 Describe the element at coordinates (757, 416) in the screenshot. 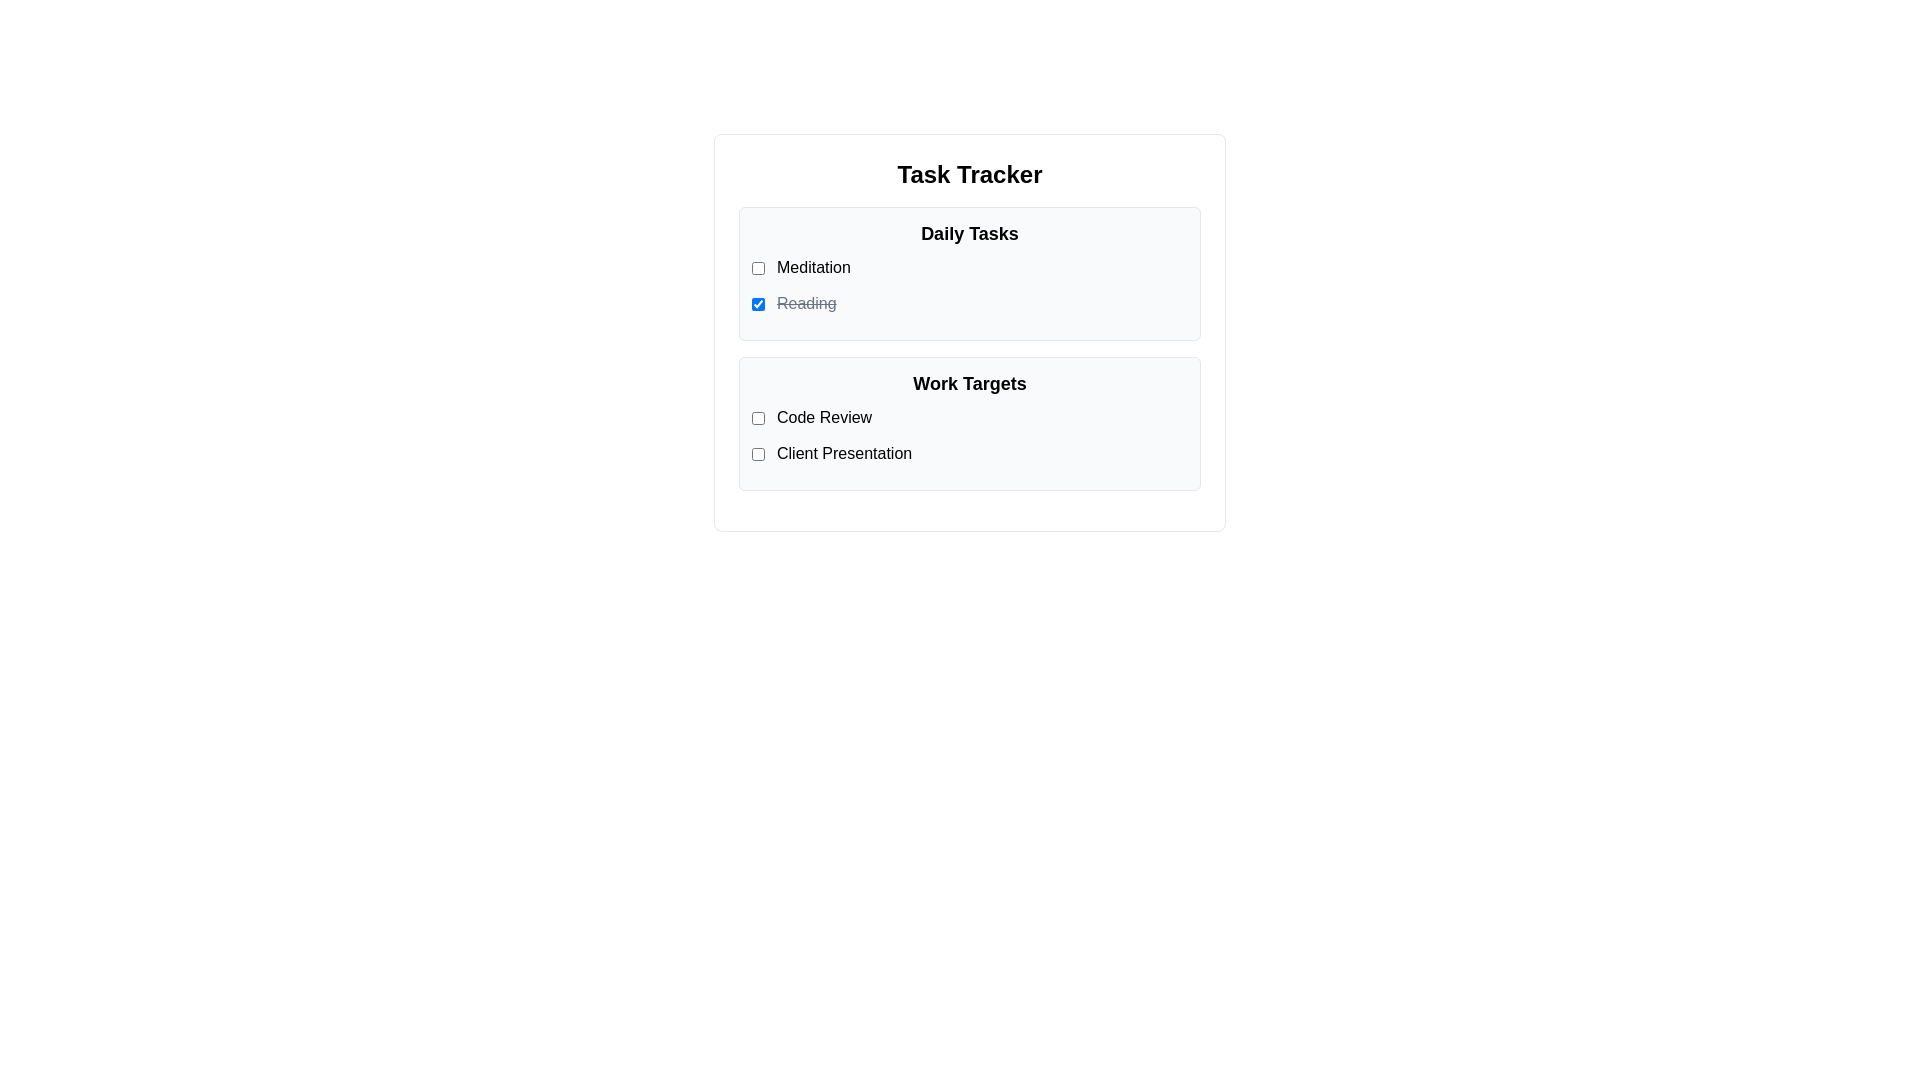

I see `the checkbox located in the 'Work Targets' section, which is horizontally aligned with the text 'Code Review'` at that location.